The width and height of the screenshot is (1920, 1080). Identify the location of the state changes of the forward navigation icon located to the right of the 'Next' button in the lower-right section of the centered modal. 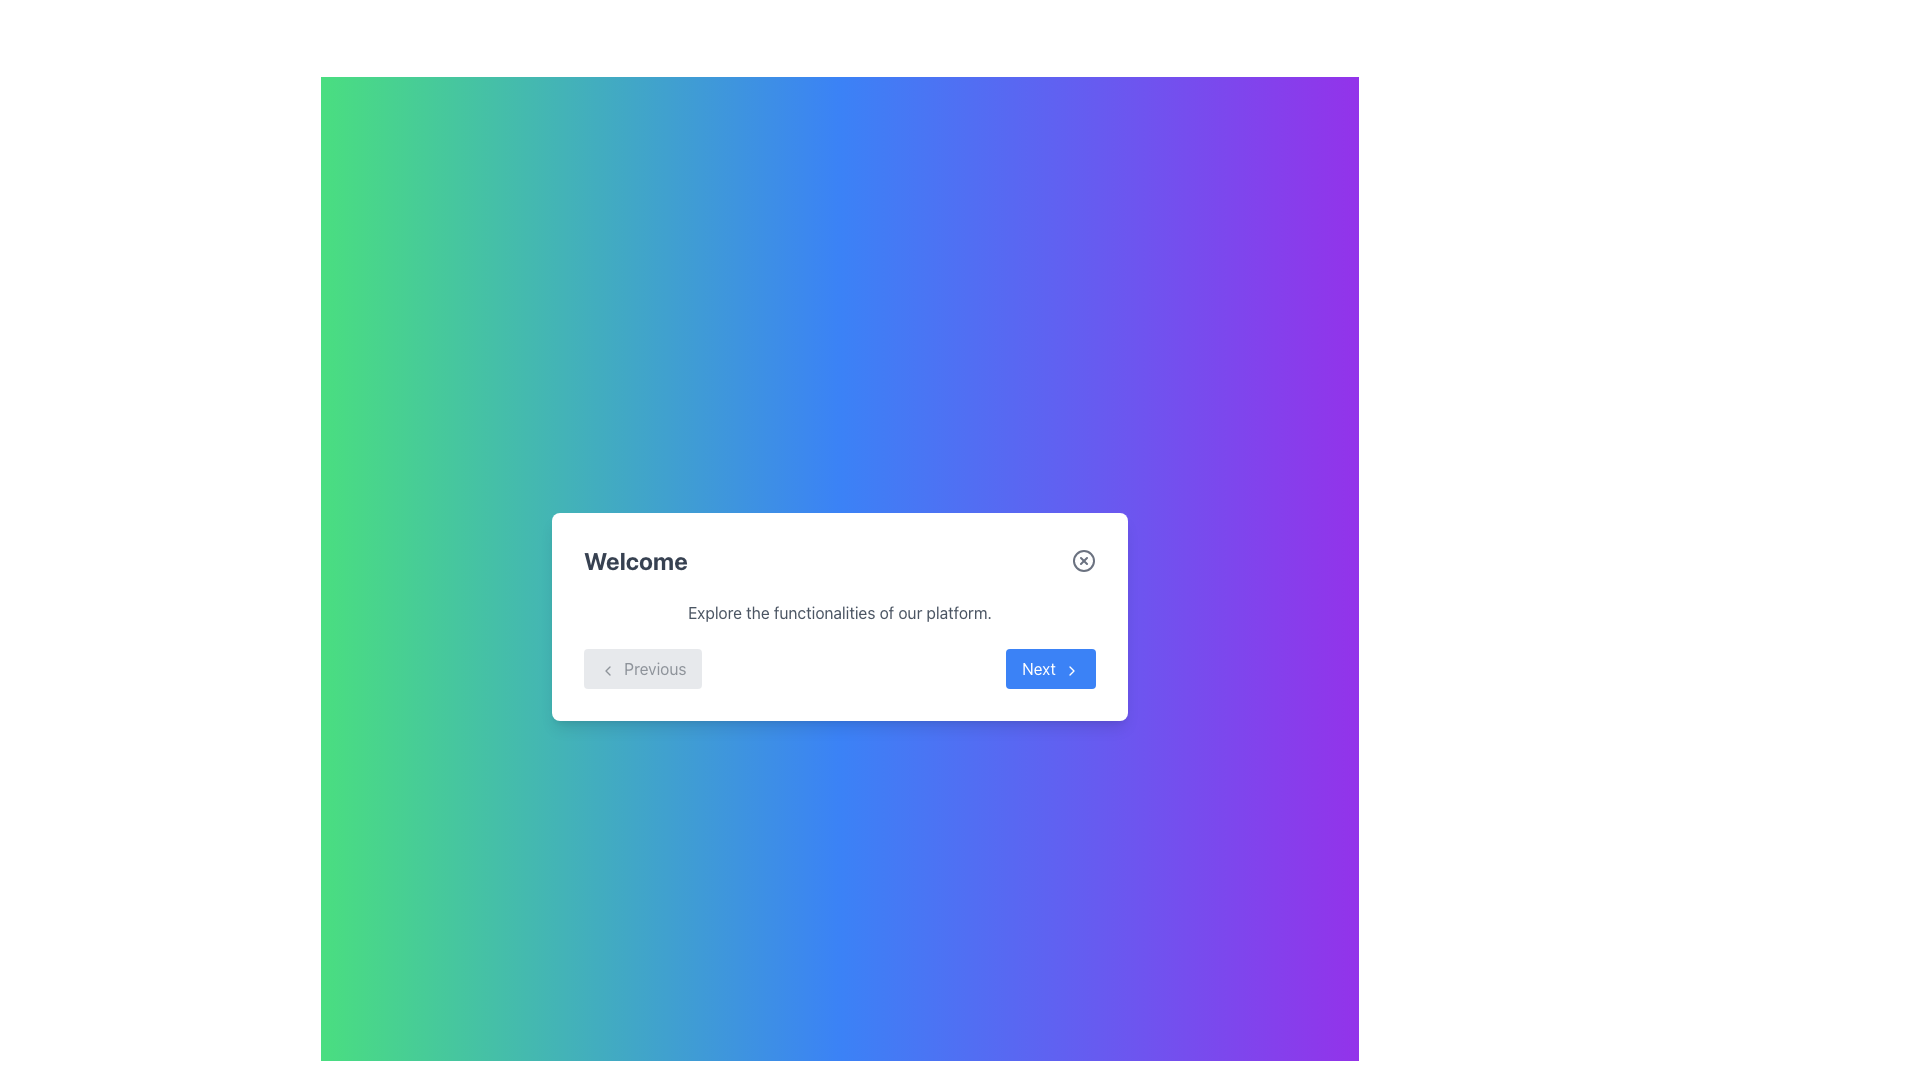
(1070, 670).